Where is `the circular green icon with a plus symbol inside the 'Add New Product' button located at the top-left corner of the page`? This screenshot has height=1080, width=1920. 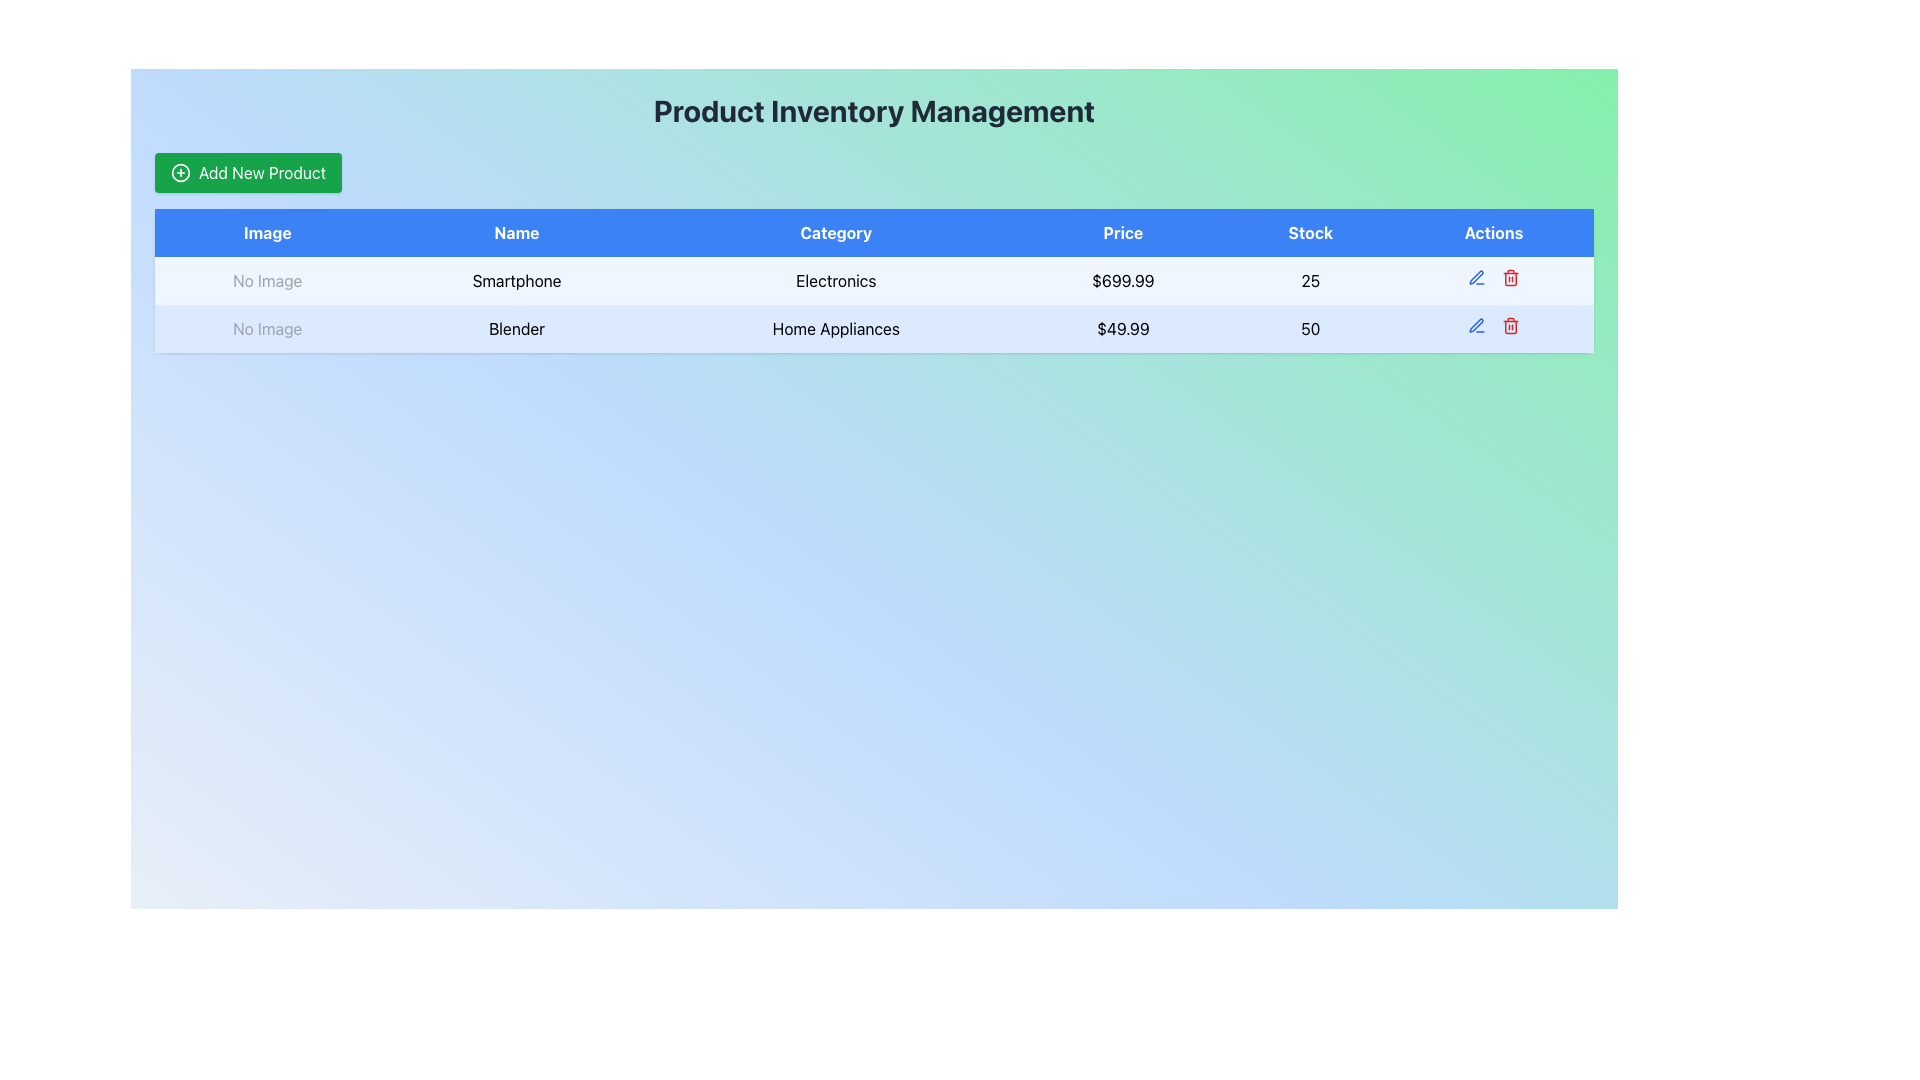
the circular green icon with a plus symbol inside the 'Add New Product' button located at the top-left corner of the page is located at coordinates (181, 172).